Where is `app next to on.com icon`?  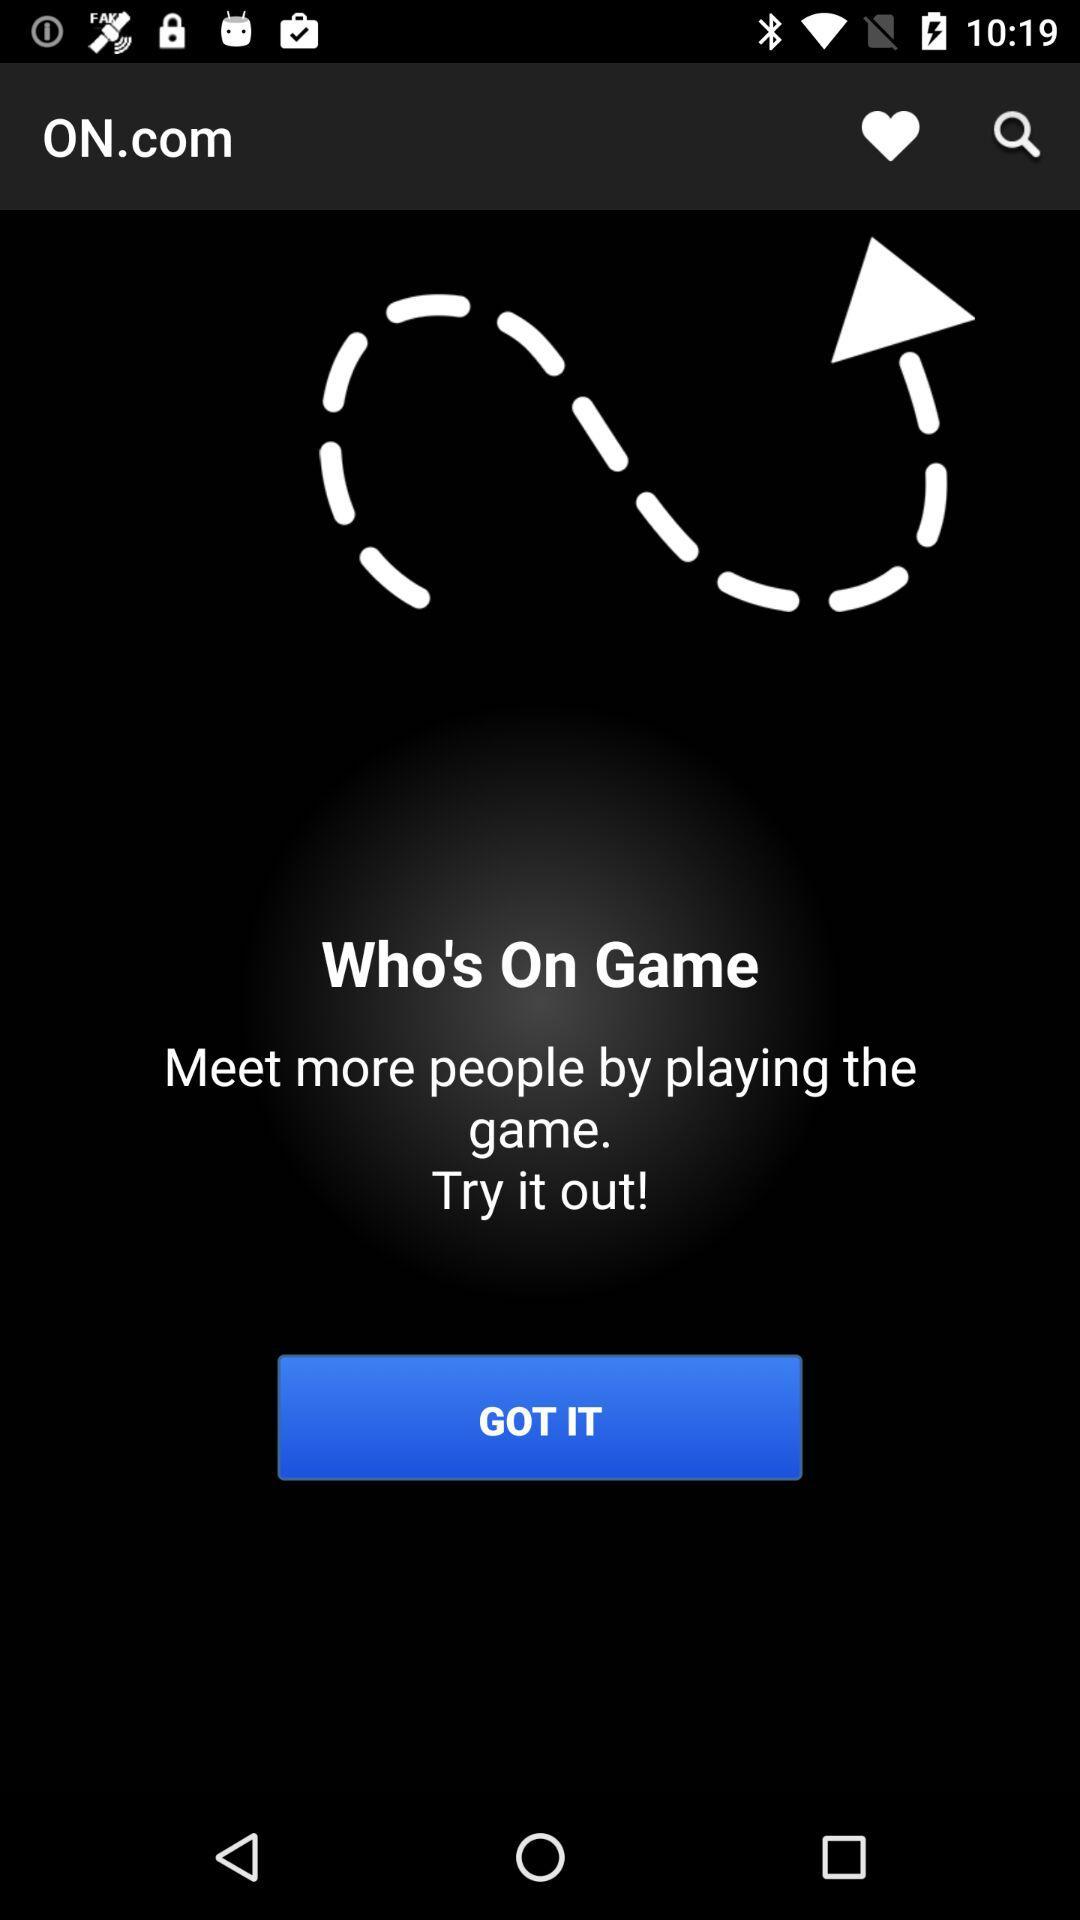
app next to on.com icon is located at coordinates (890, 135).